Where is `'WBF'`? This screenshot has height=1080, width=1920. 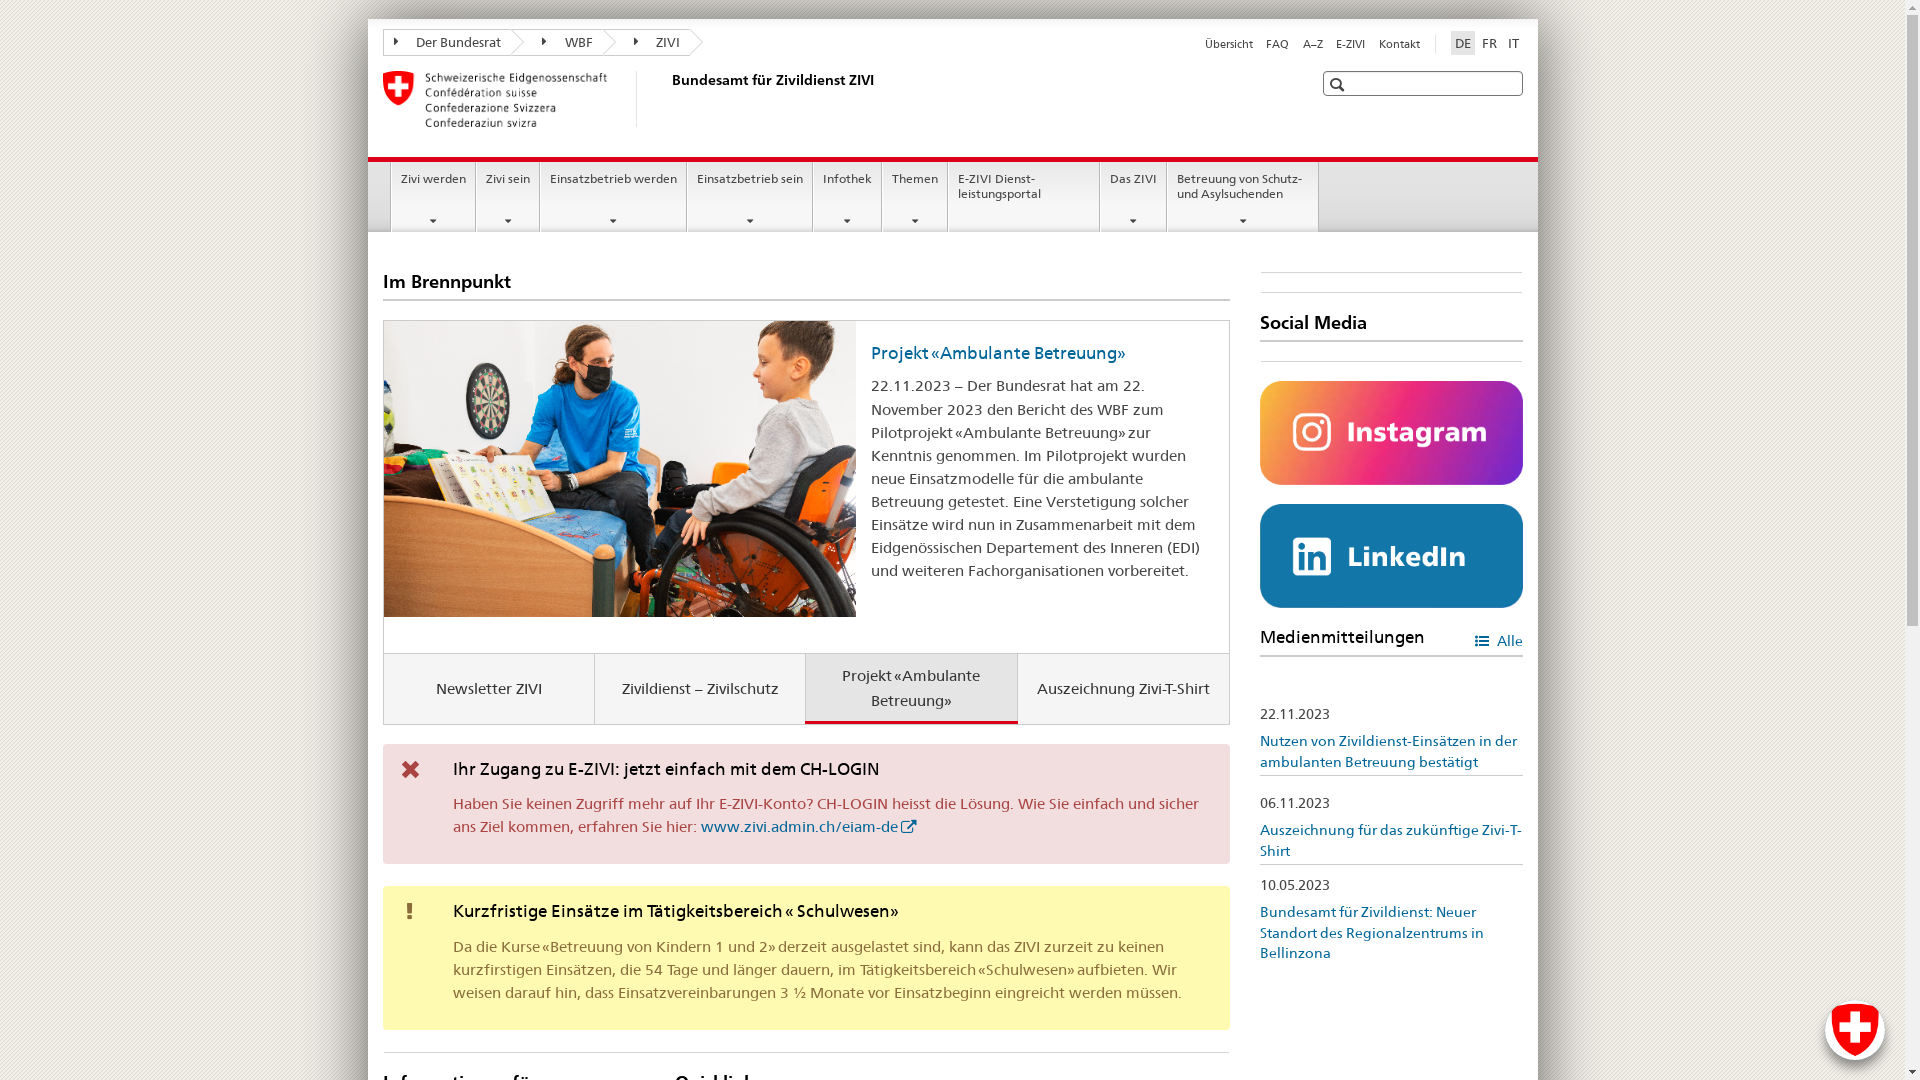 'WBF' is located at coordinates (556, 42).